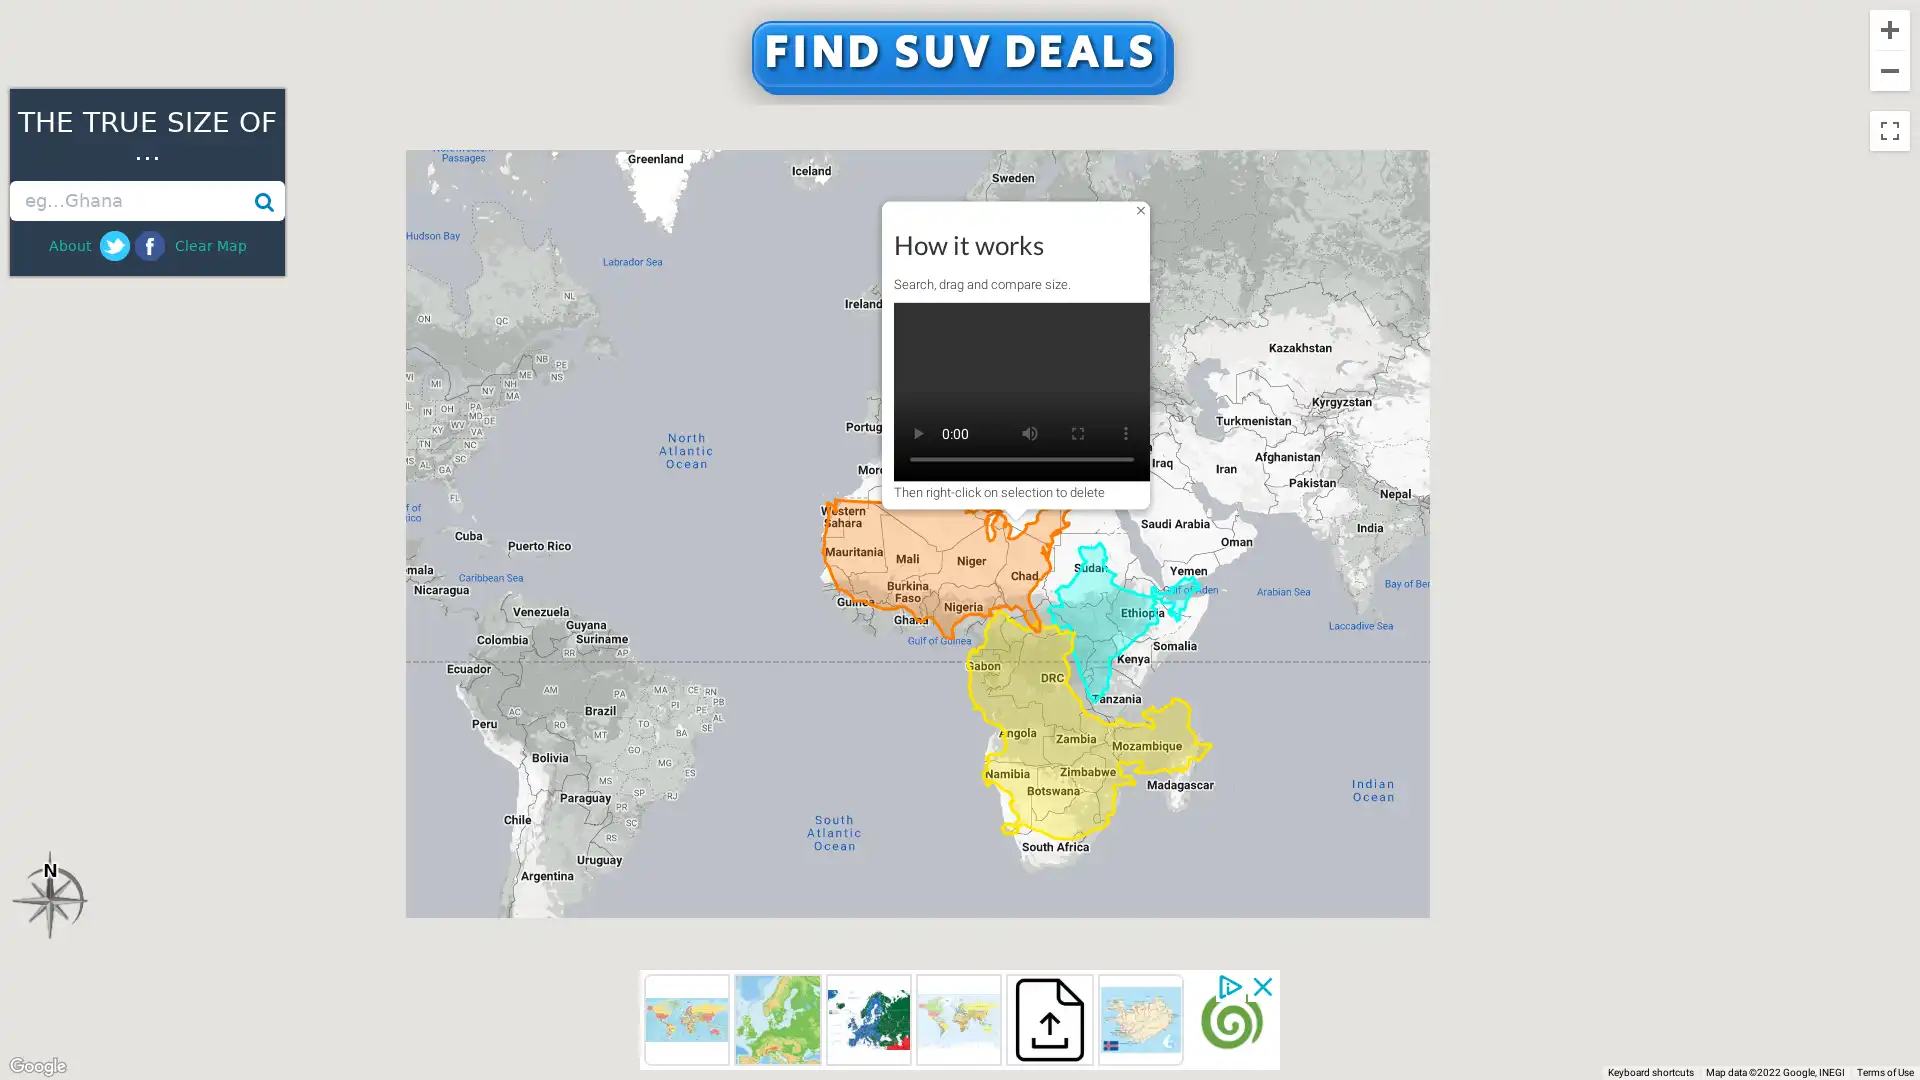 This screenshot has width=1920, height=1080. Describe the element at coordinates (1889, 69) in the screenshot. I see `Zoom out` at that location.